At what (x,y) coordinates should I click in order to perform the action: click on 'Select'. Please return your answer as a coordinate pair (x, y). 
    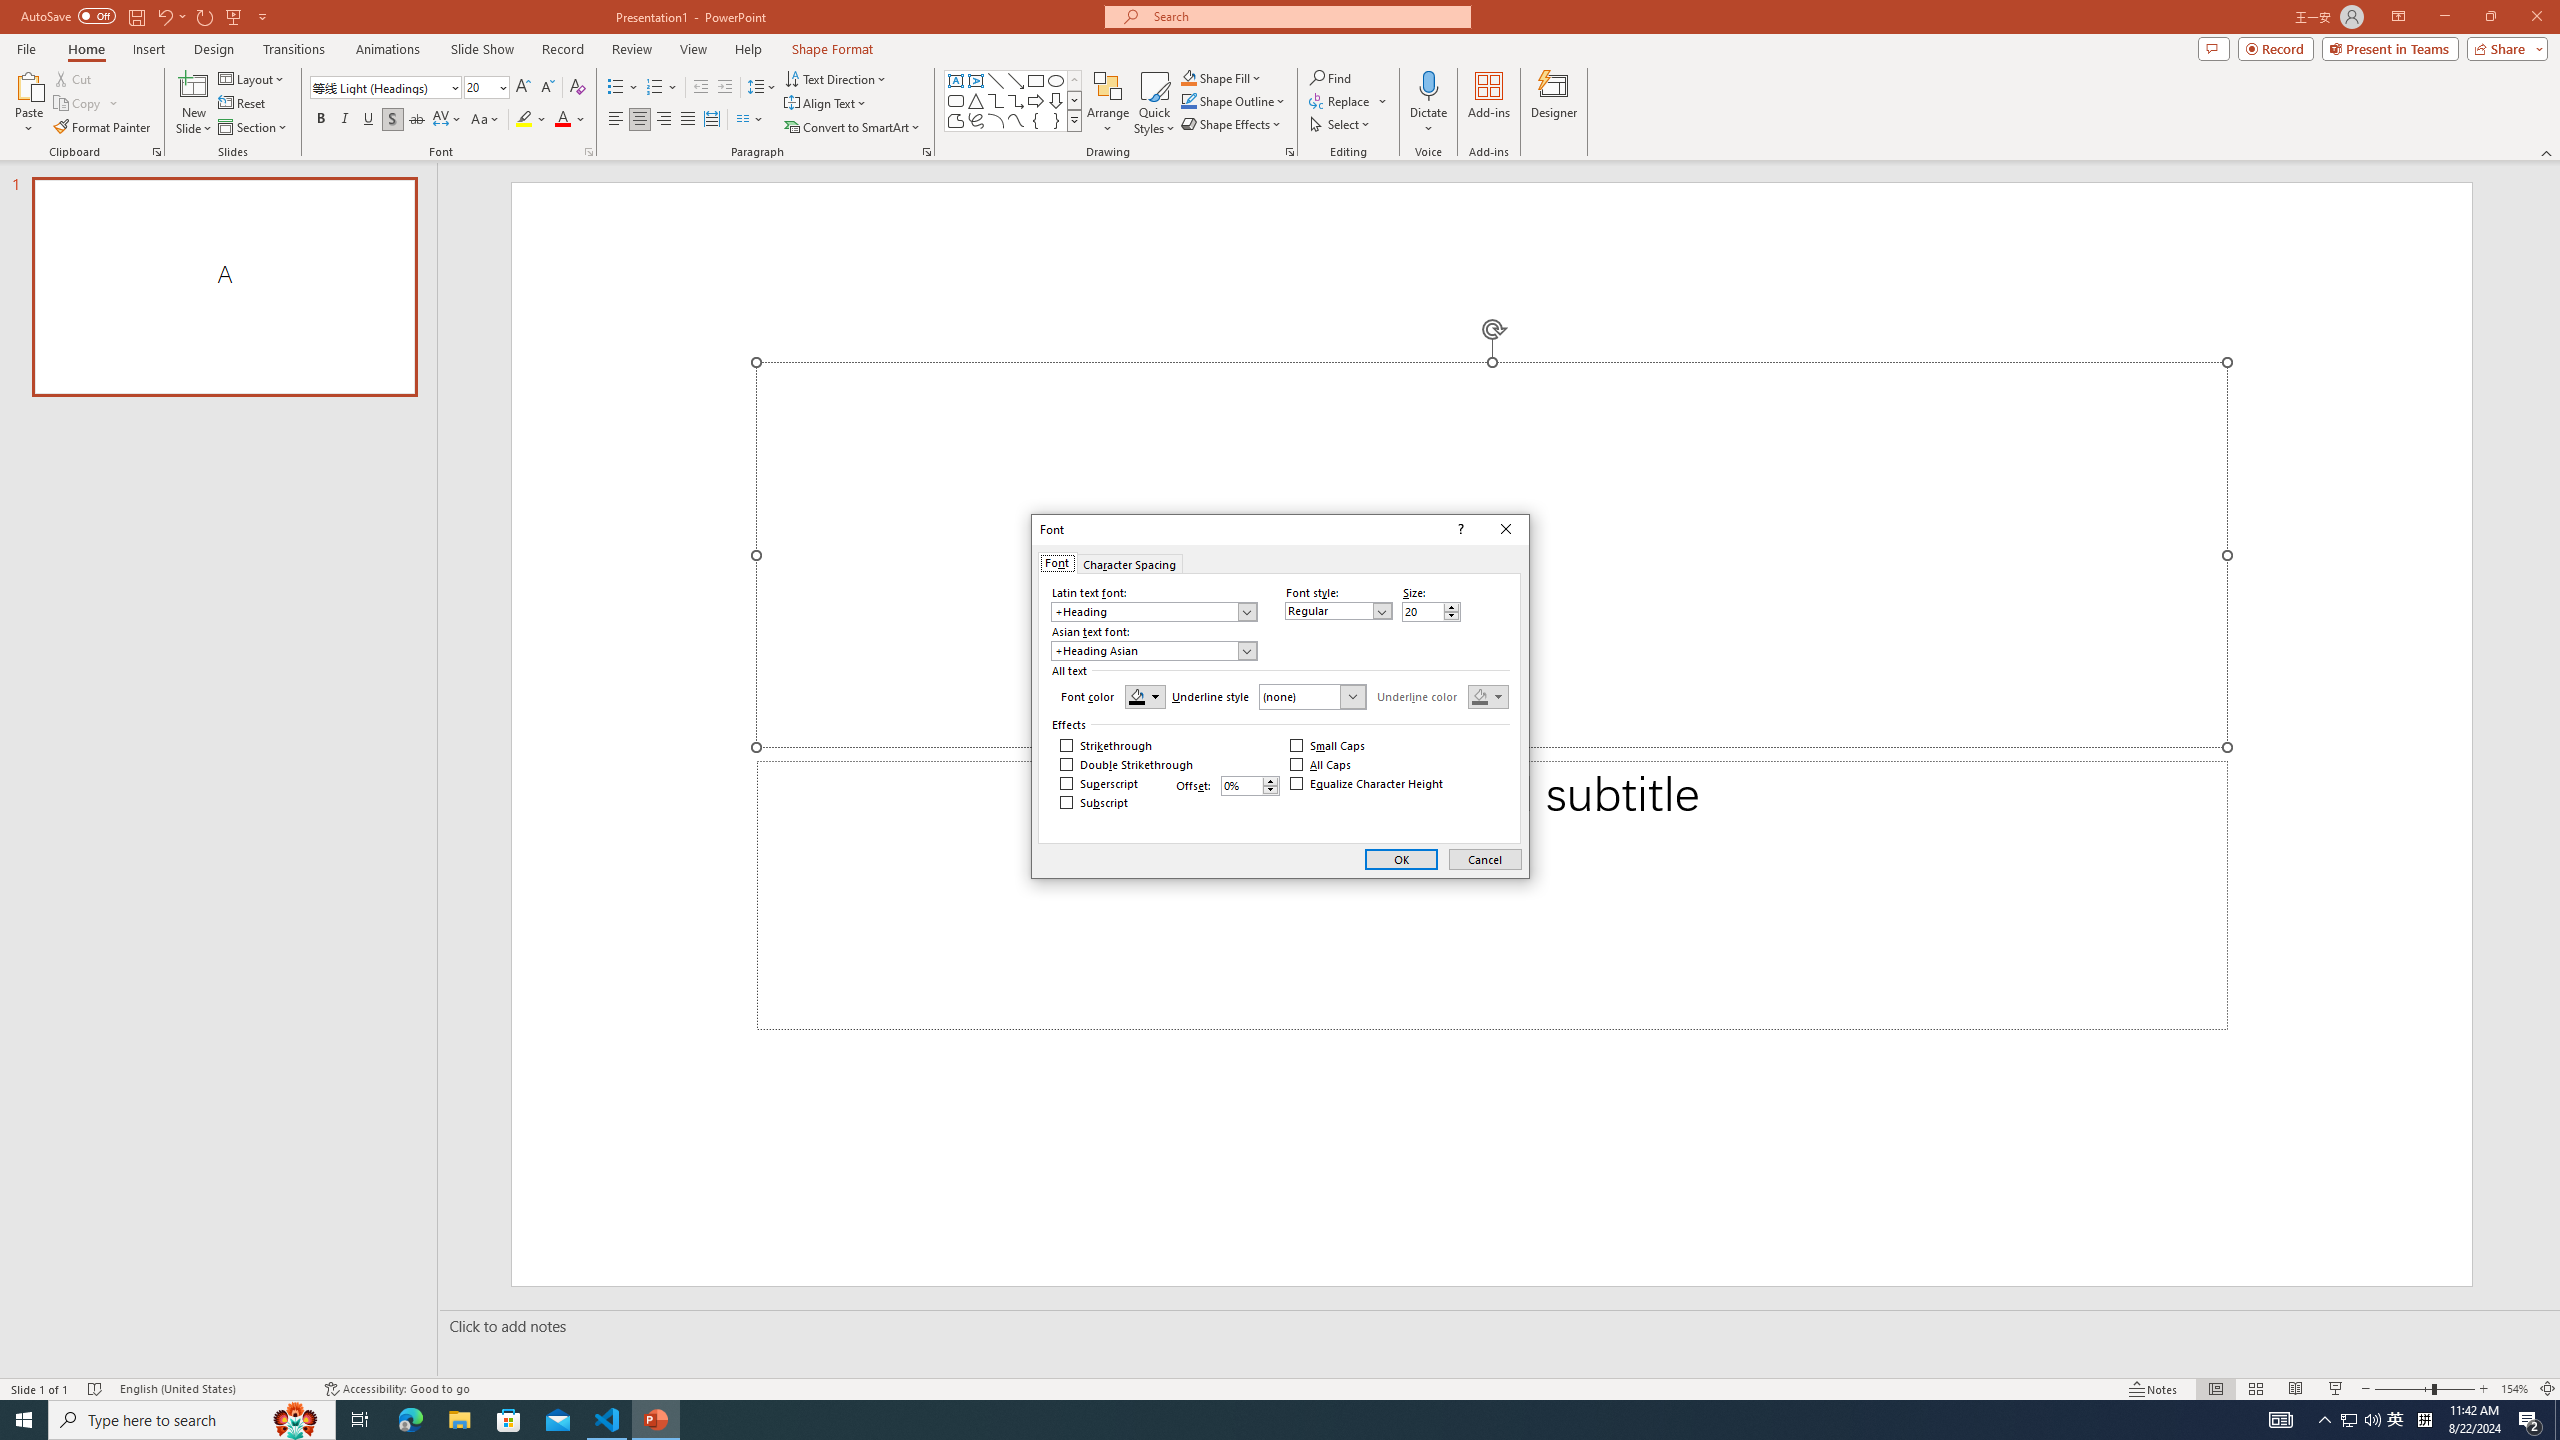
    Looking at the image, I should click on (1341, 122).